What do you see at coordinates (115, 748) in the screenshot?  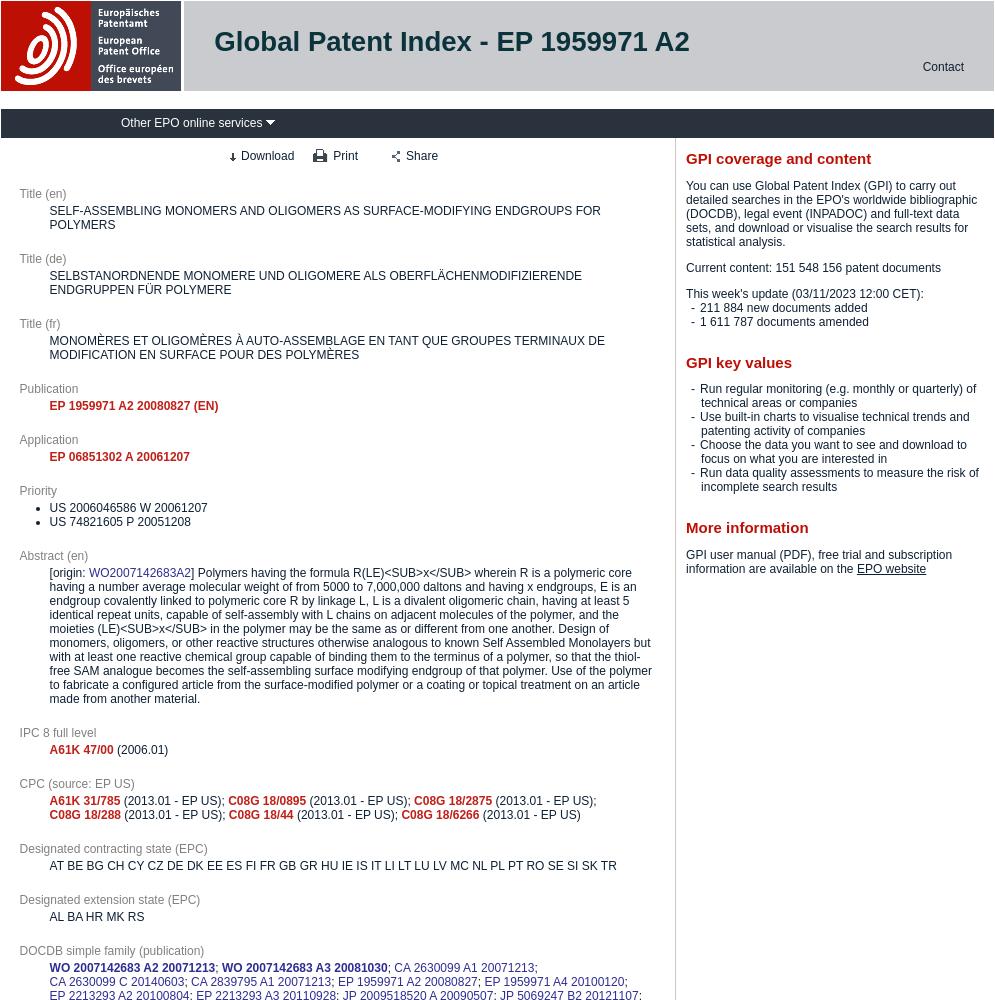 I see `'(2006.01)'` at bounding box center [115, 748].